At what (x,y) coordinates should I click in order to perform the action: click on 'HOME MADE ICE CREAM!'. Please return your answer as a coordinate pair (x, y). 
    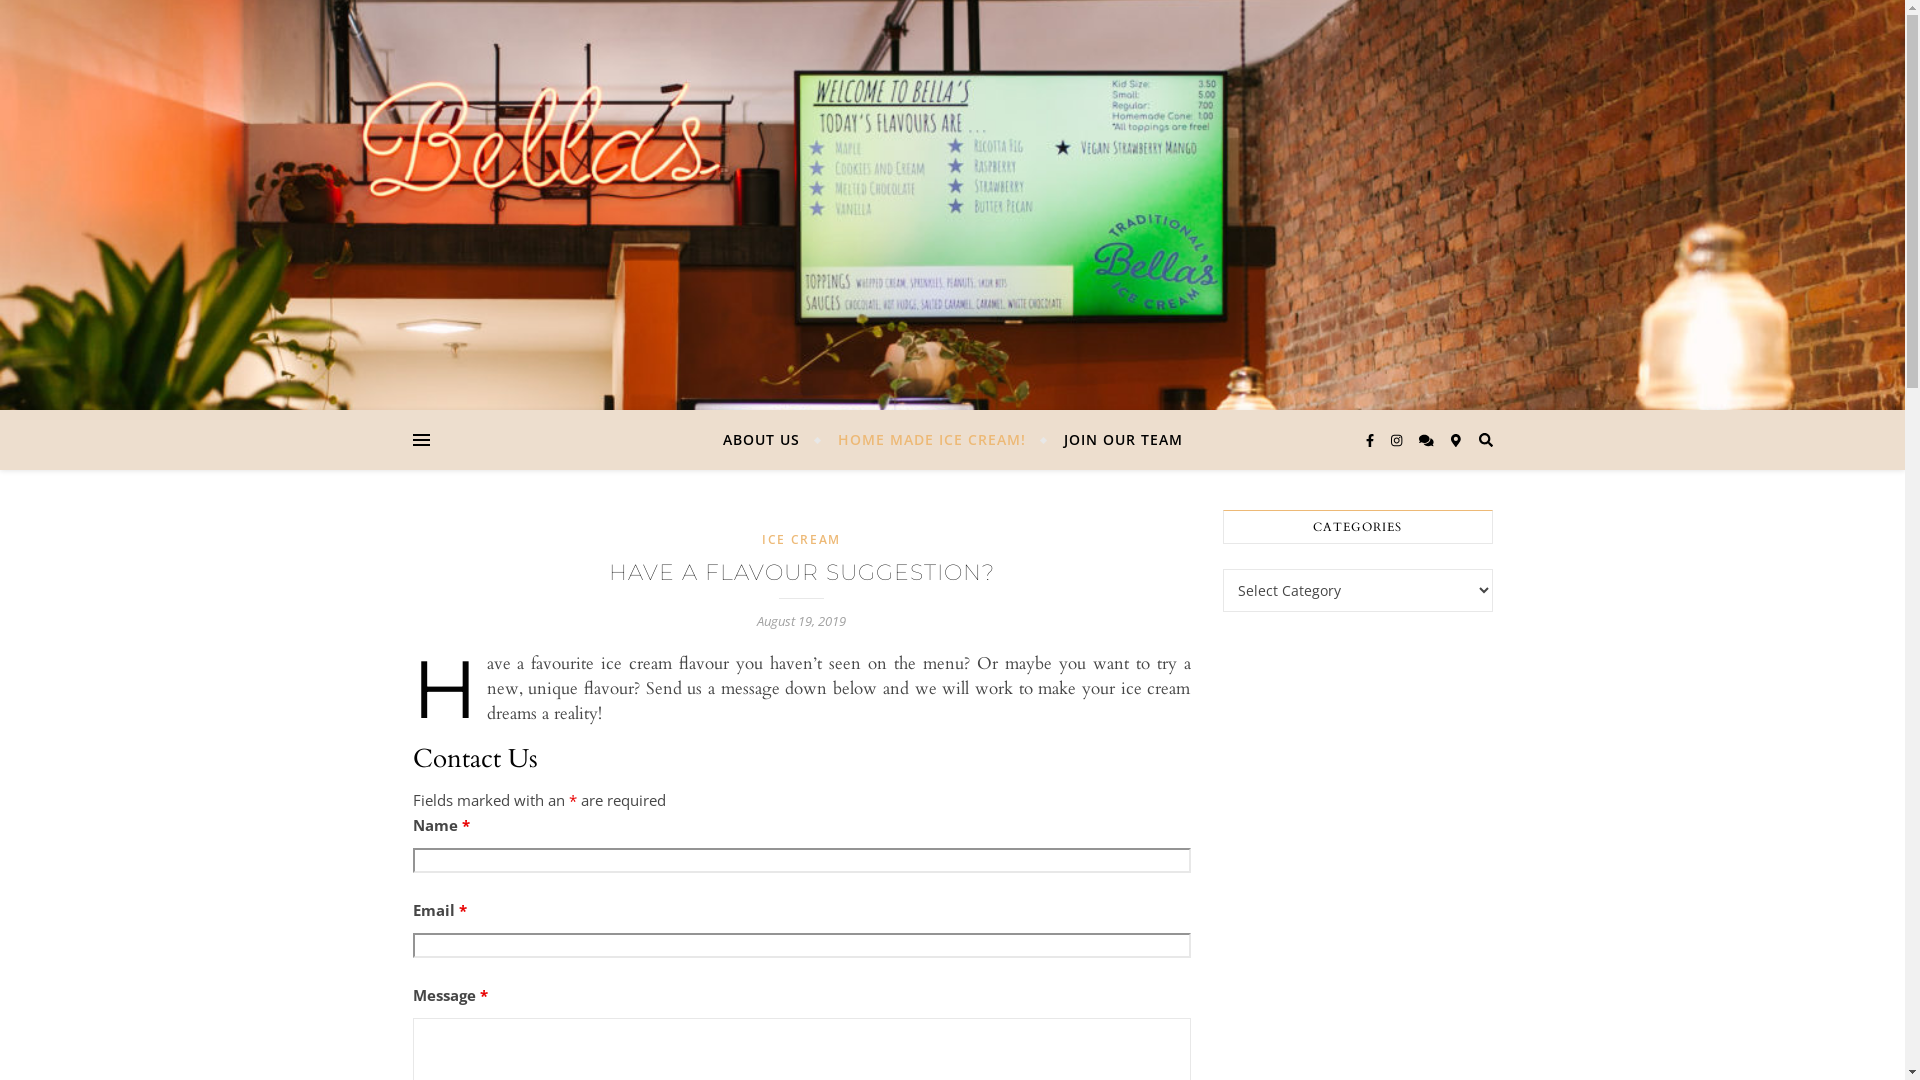
    Looking at the image, I should click on (930, 438).